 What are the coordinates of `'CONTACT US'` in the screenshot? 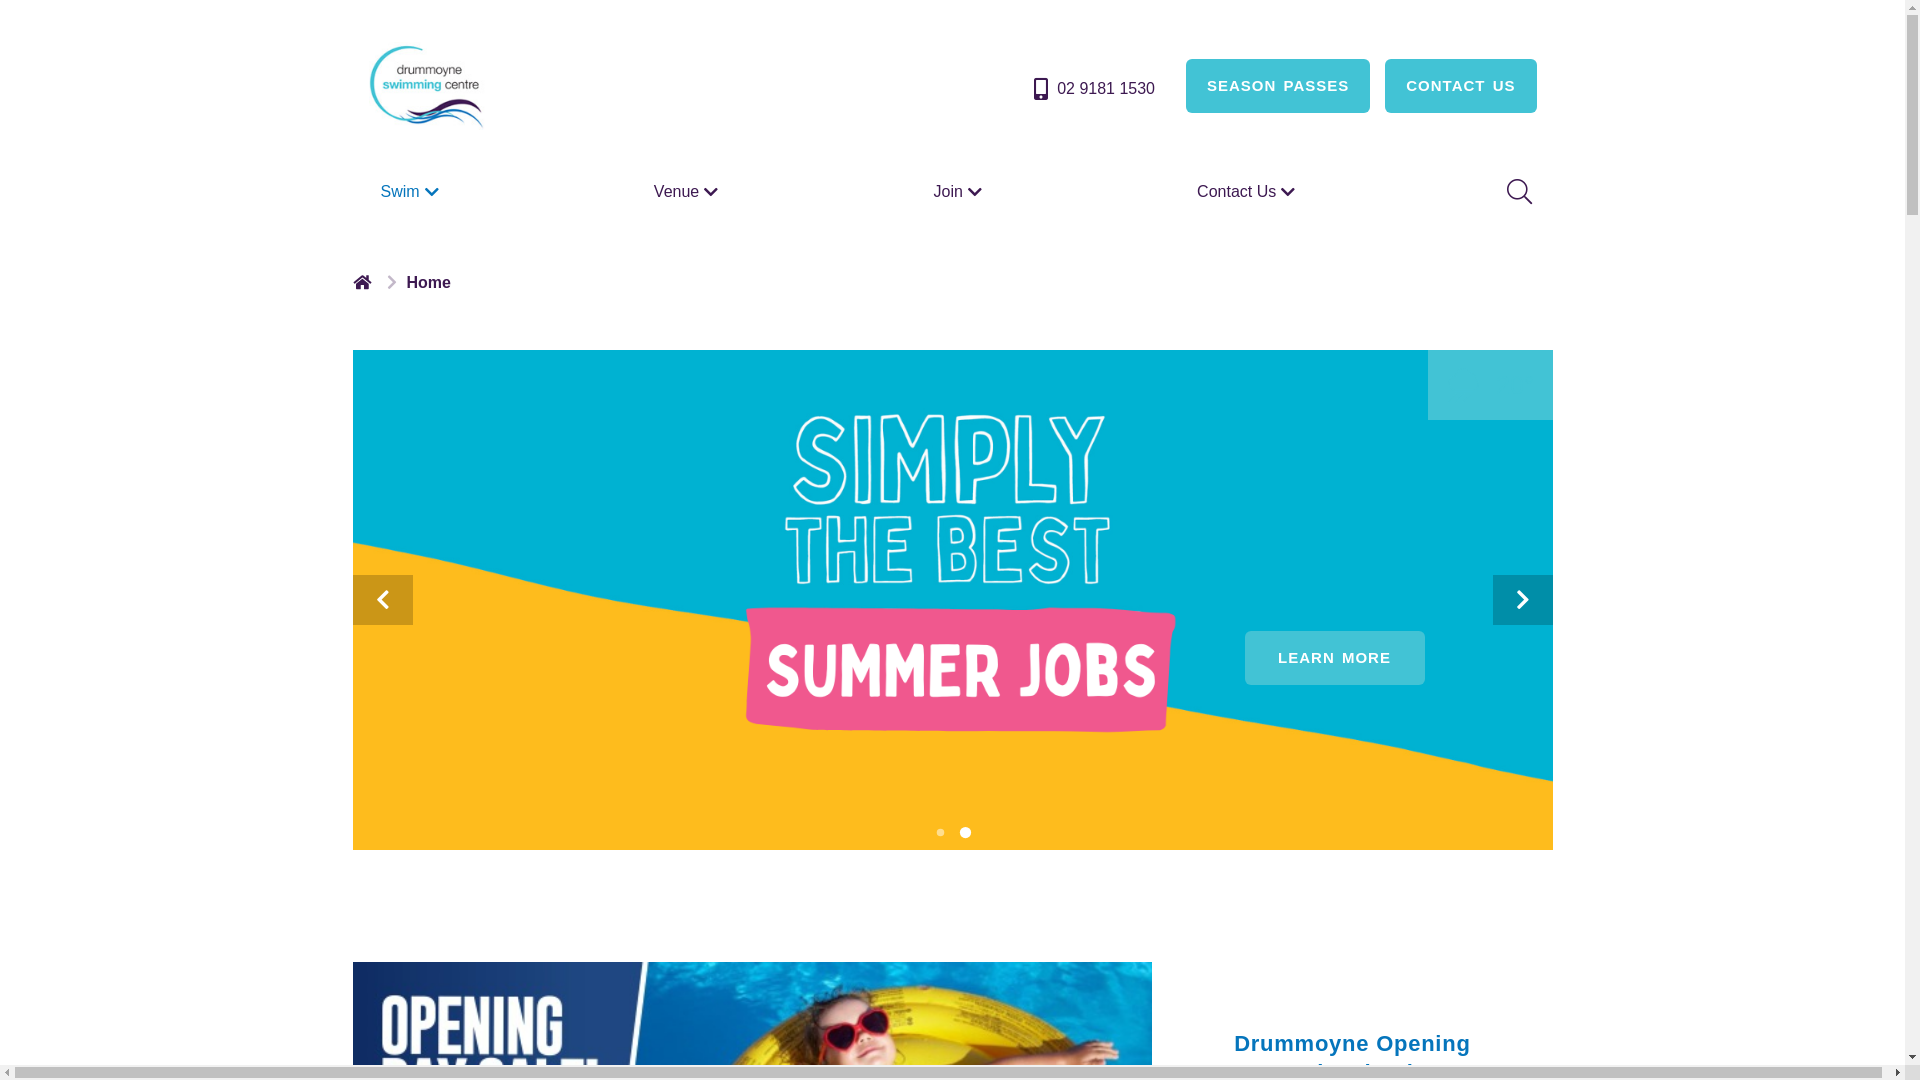 It's located at (1460, 84).